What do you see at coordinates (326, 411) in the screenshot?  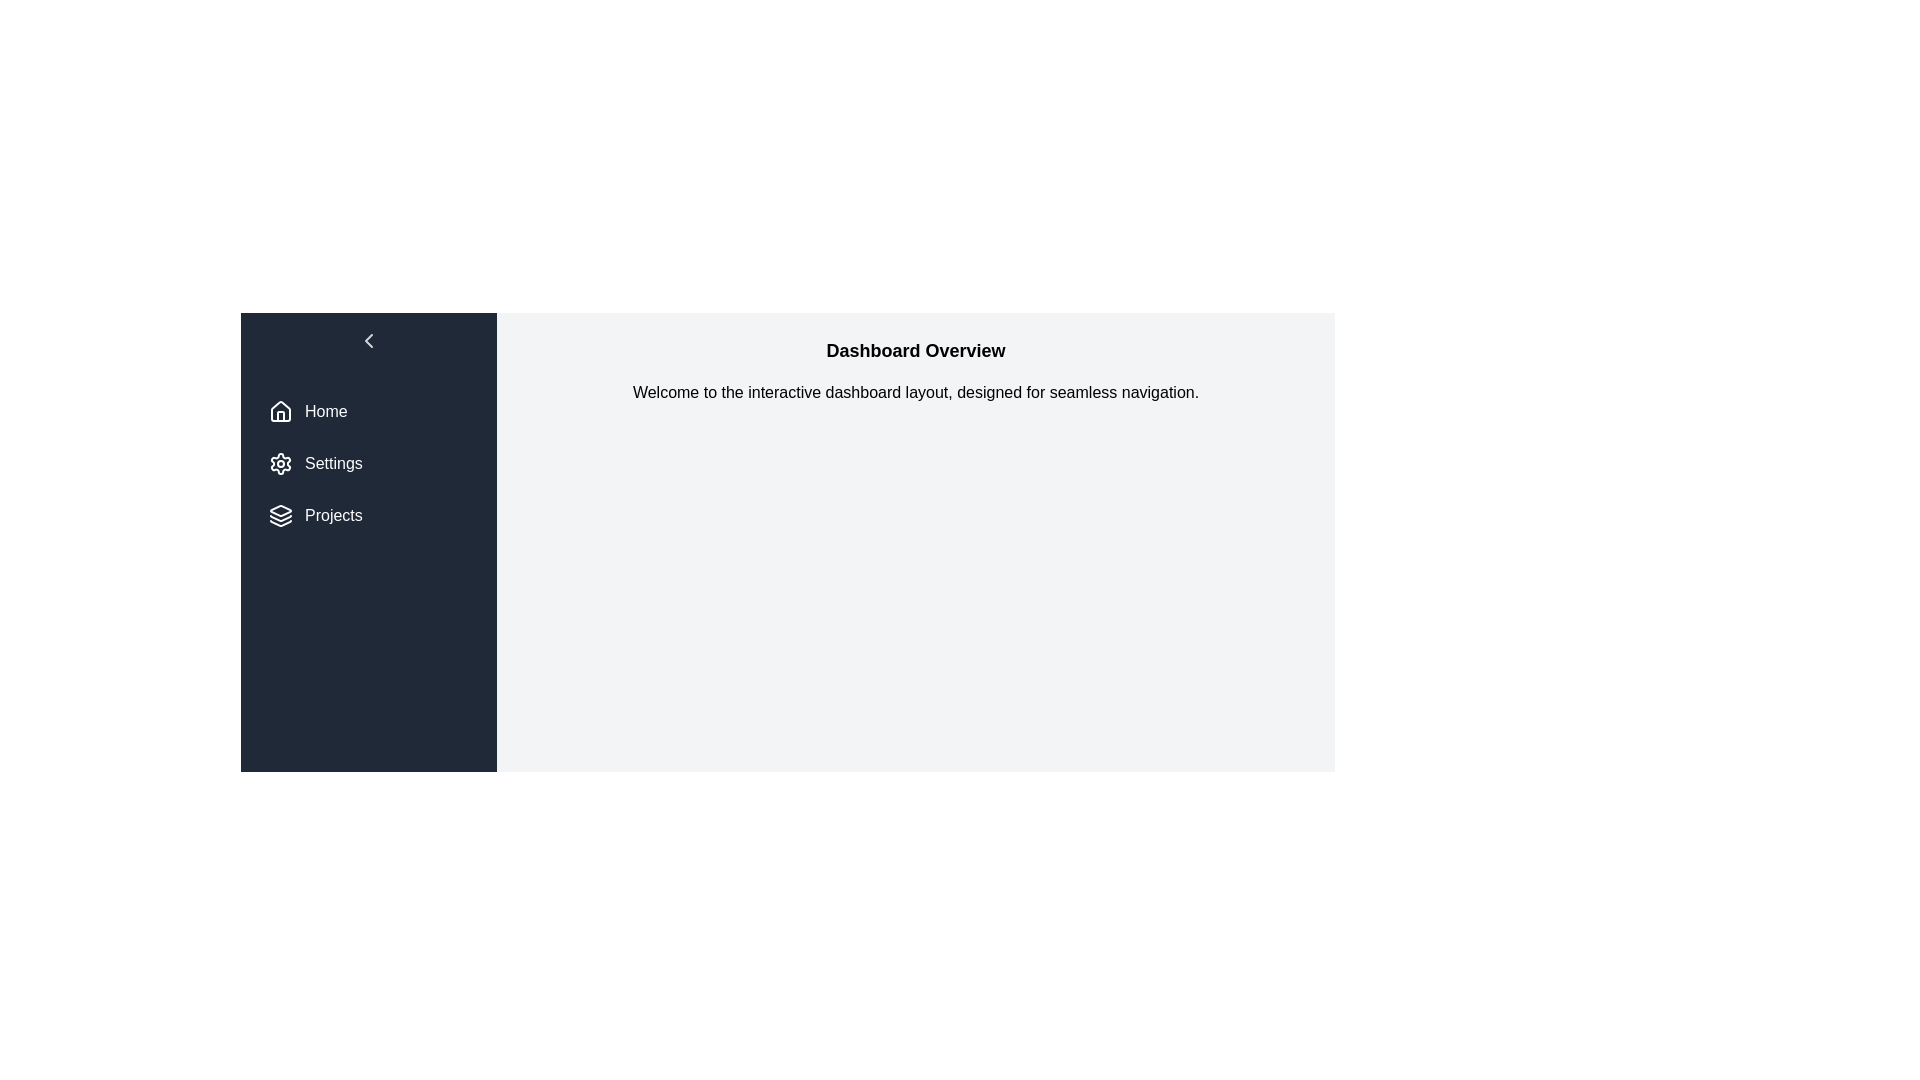 I see `text of the 'Home' label located in the first navigation button of the vertical navigation sidebar on the left` at bounding box center [326, 411].